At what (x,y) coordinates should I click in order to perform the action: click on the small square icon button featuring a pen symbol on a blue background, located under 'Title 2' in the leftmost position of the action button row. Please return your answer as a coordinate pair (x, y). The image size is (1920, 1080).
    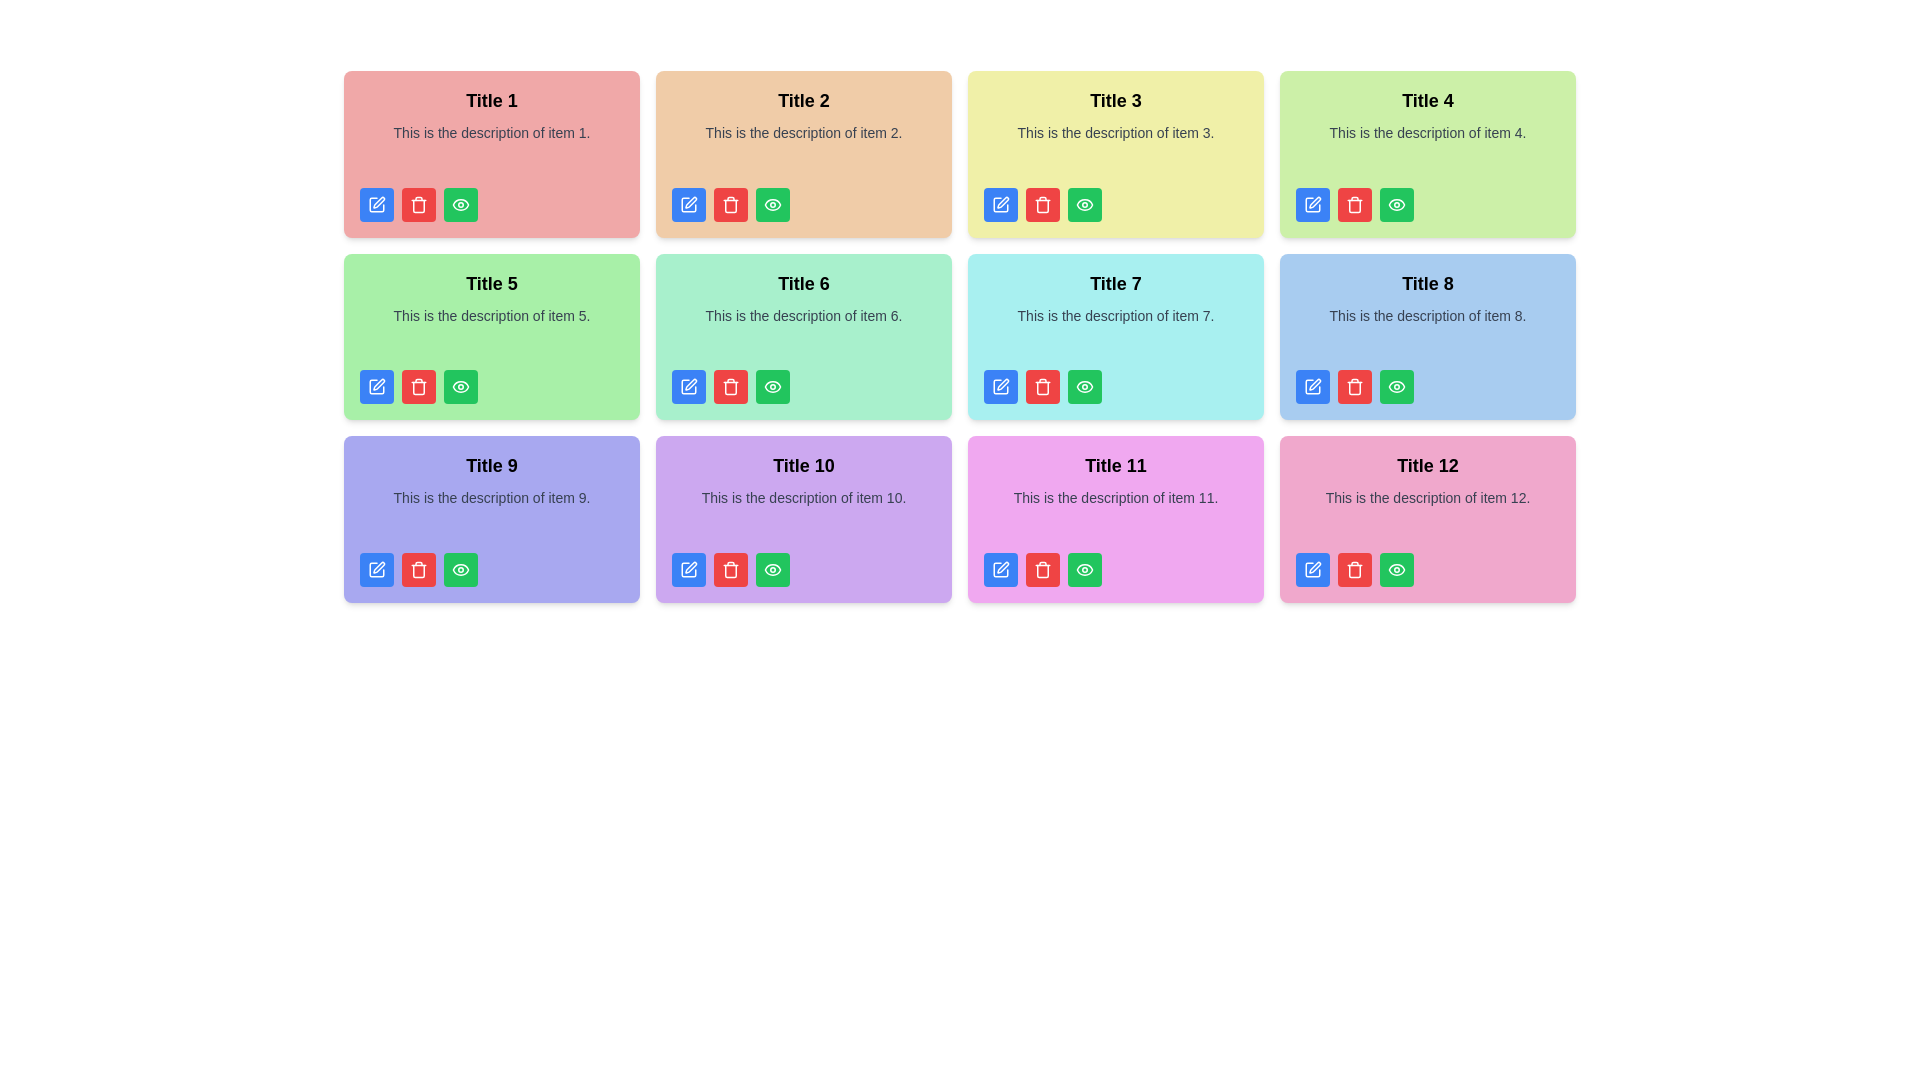
    Looking at the image, I should click on (689, 204).